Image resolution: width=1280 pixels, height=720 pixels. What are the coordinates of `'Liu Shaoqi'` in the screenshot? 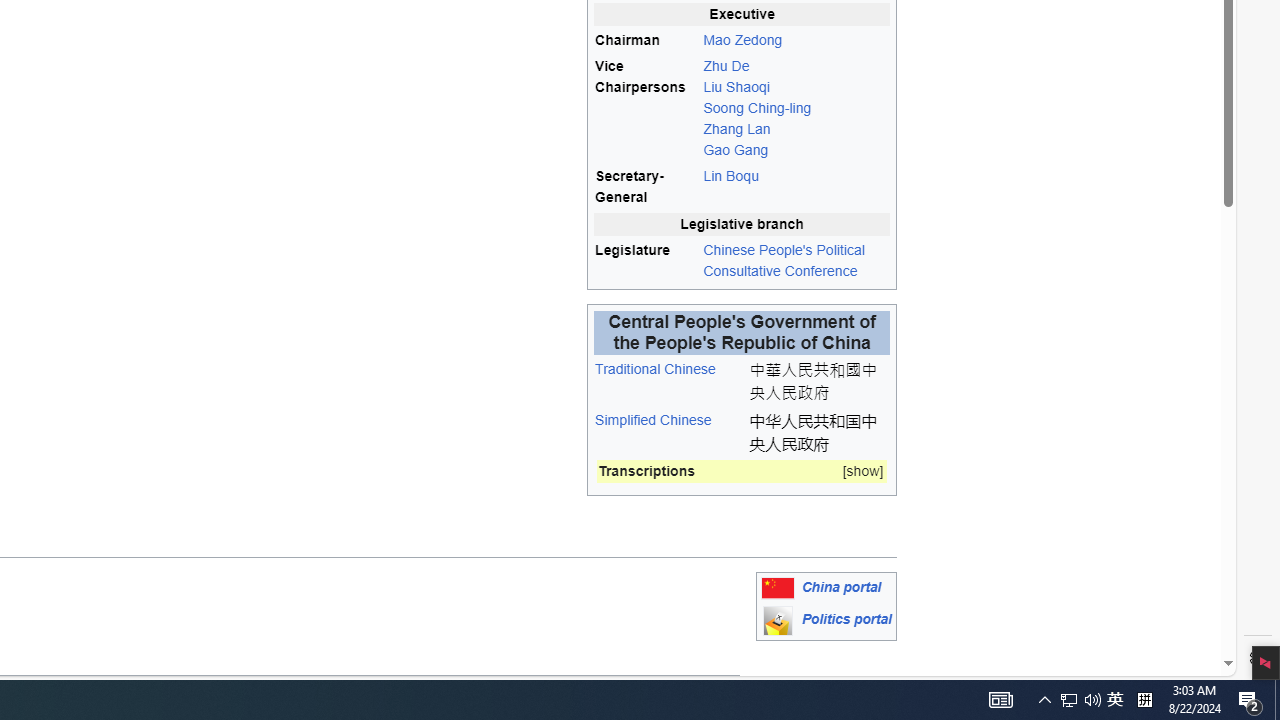 It's located at (735, 85).